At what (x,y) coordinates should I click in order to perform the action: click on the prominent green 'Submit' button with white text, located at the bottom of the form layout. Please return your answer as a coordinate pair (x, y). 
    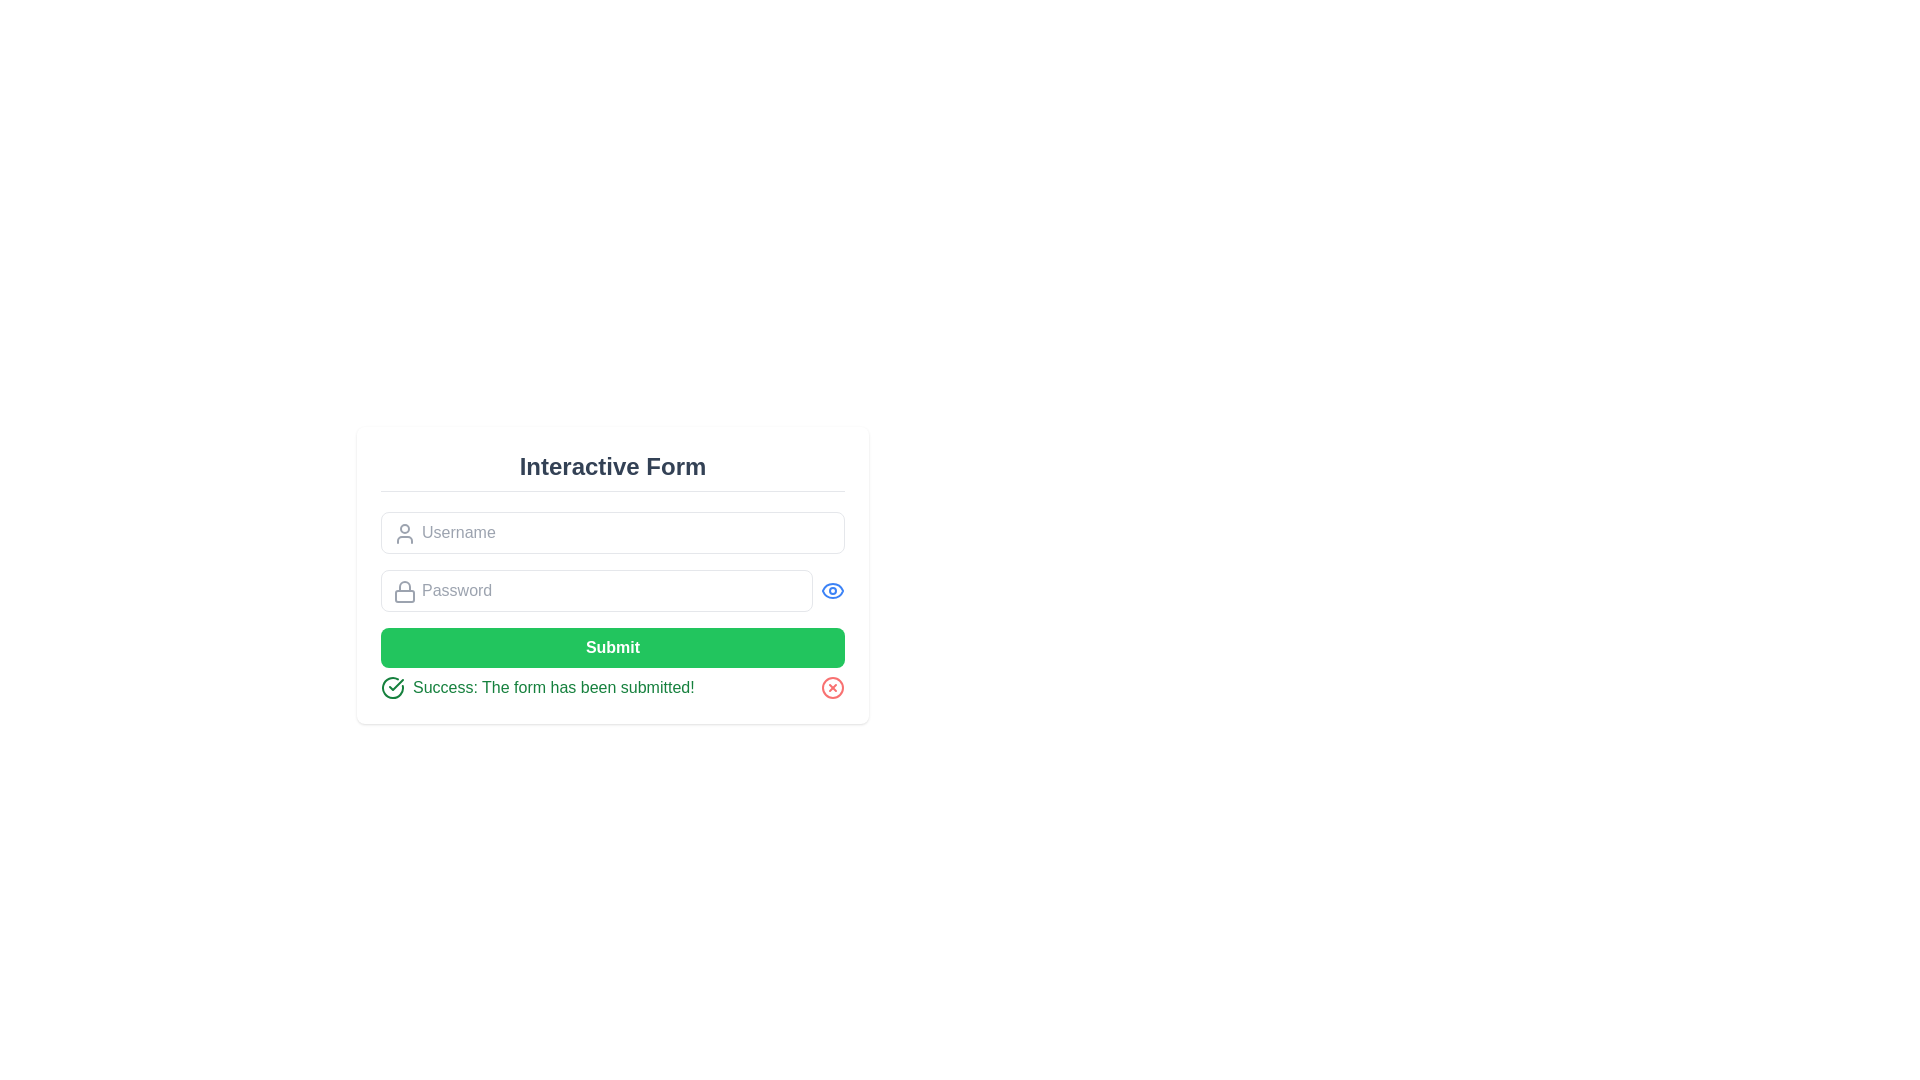
    Looking at the image, I should click on (612, 648).